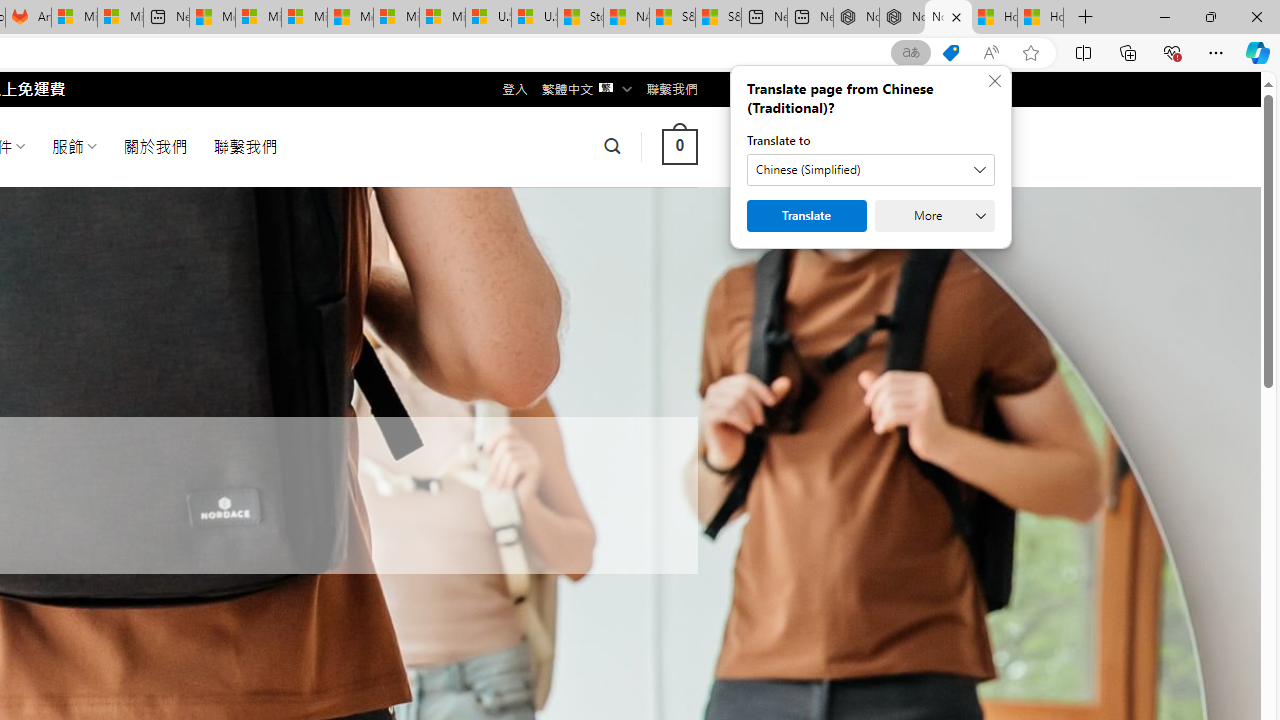  Describe the element at coordinates (934, 216) in the screenshot. I see `'More'` at that location.